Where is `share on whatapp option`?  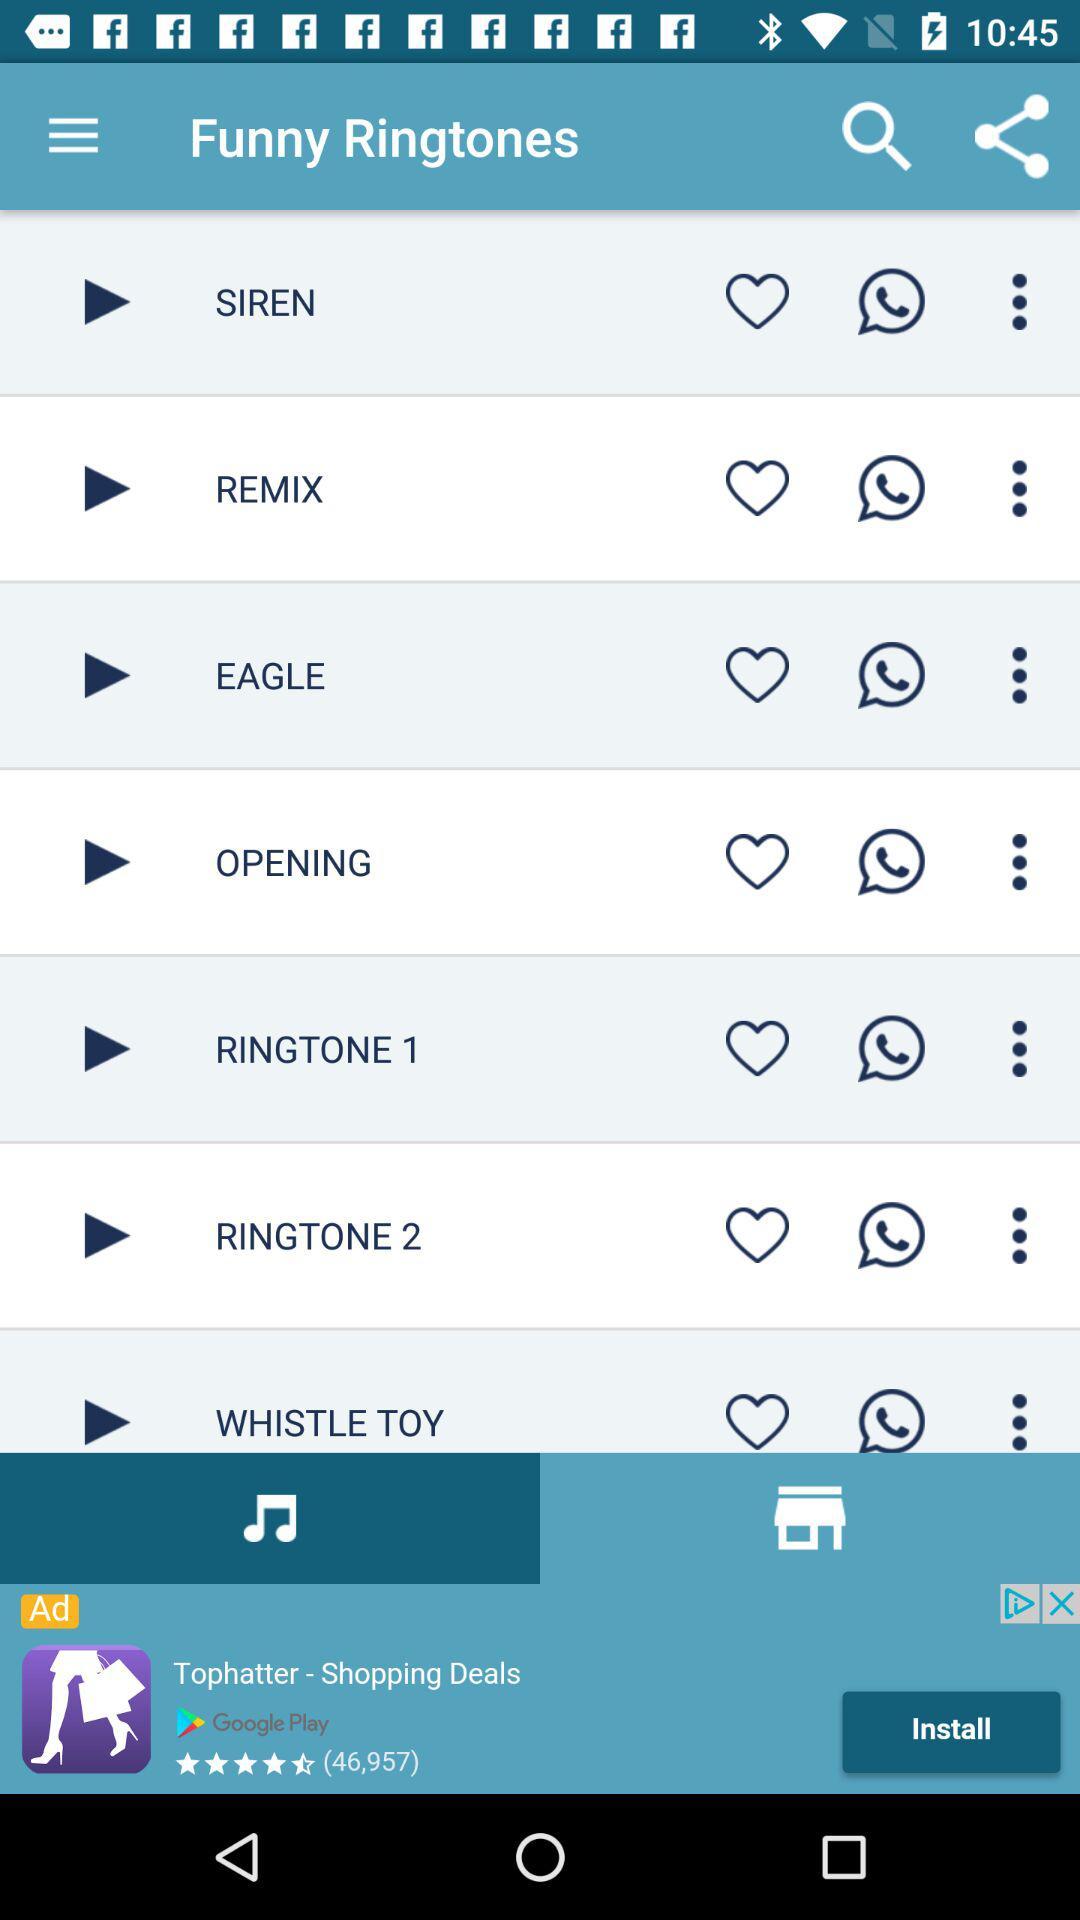 share on whatapp option is located at coordinates (890, 1234).